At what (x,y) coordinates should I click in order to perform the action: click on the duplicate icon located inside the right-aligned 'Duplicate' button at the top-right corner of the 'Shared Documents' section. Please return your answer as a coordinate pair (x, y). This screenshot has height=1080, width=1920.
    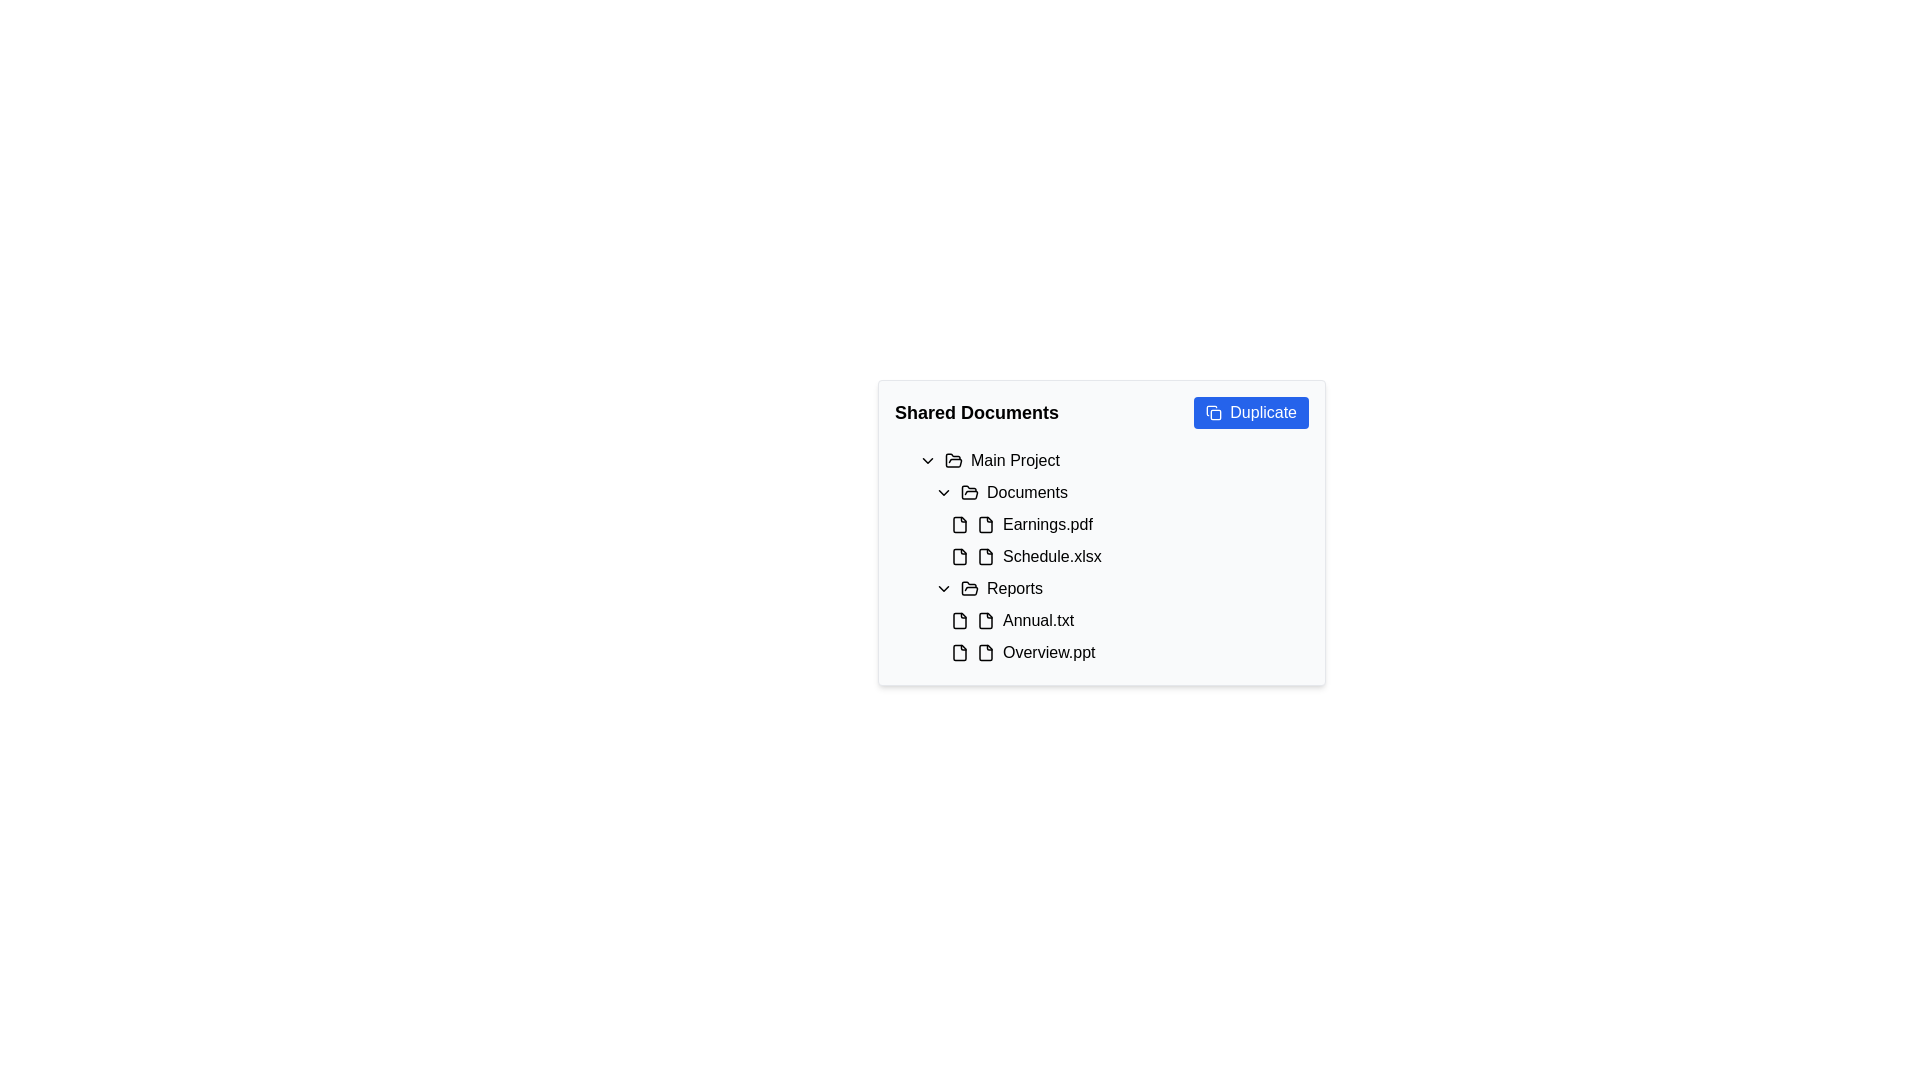
    Looking at the image, I should click on (1213, 411).